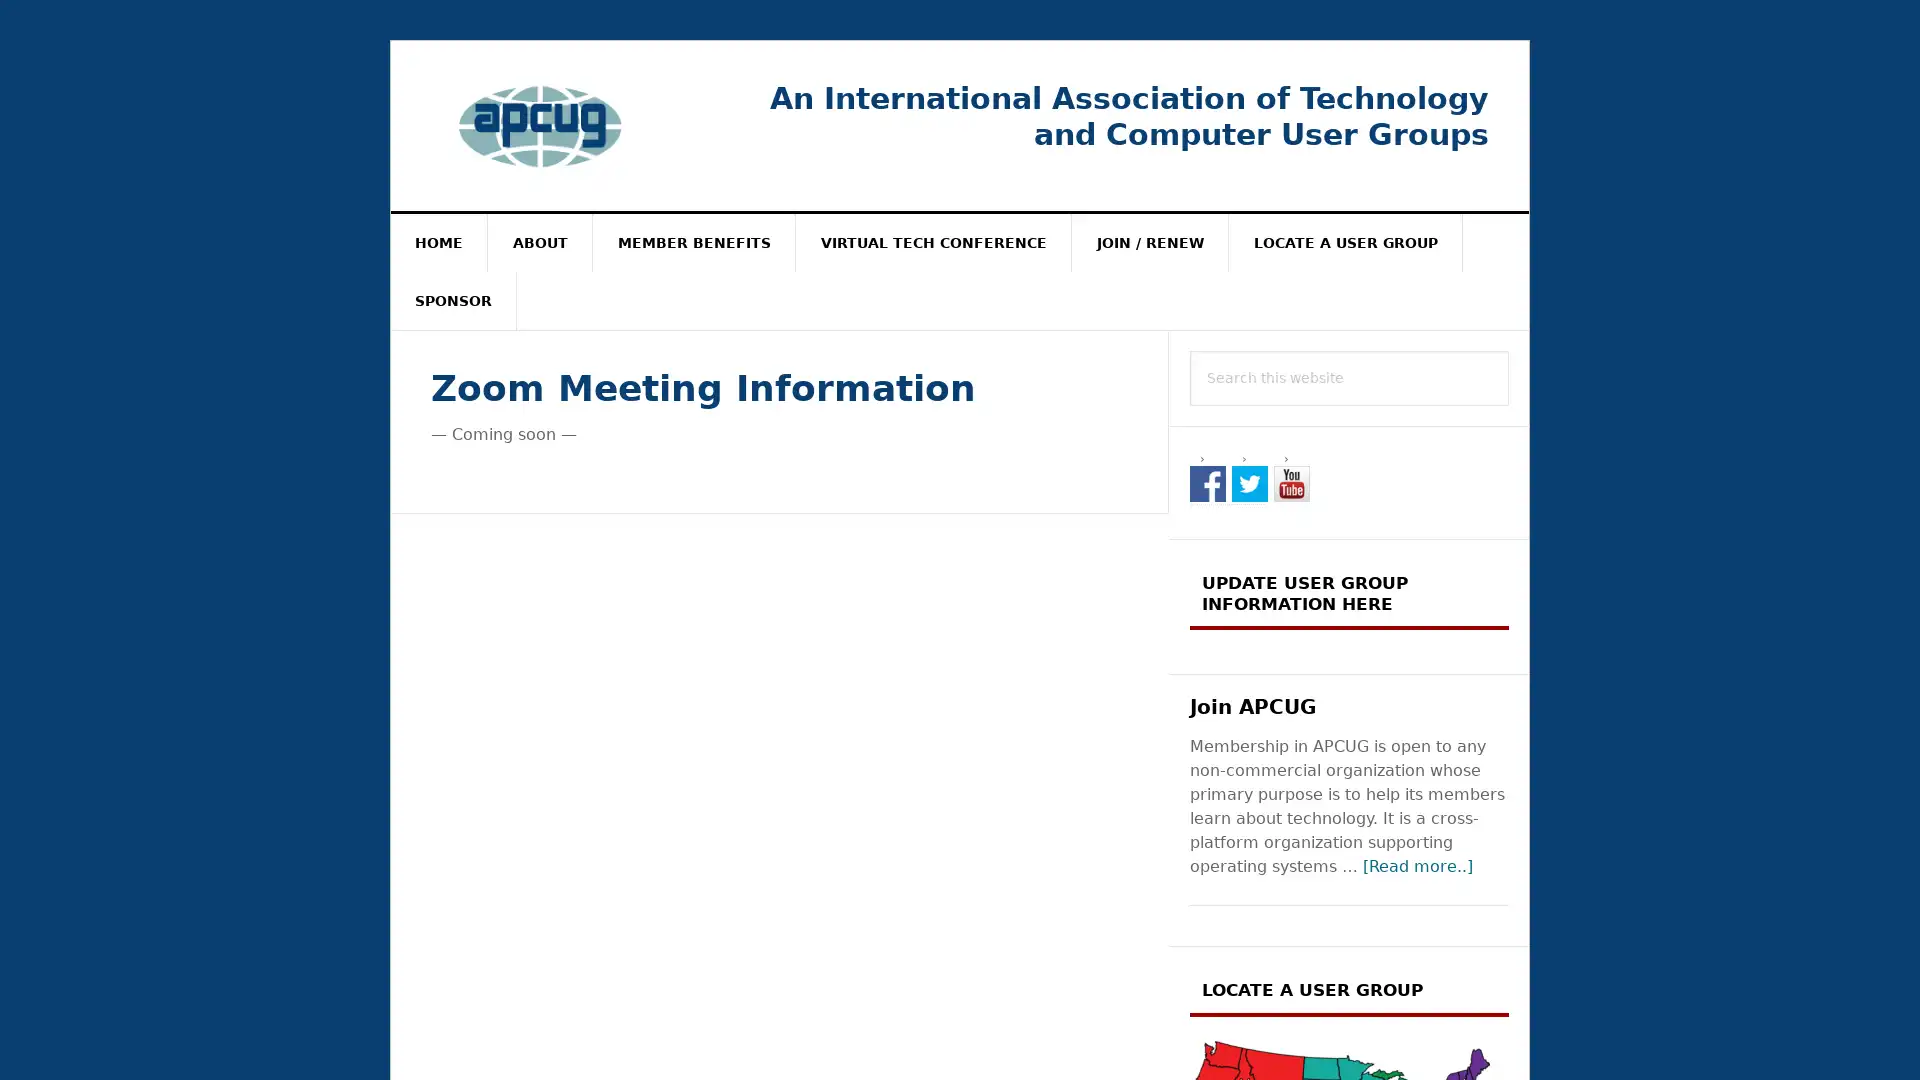 The height and width of the screenshot is (1080, 1920). What do you see at coordinates (1509, 349) in the screenshot?
I see `Search` at bounding box center [1509, 349].